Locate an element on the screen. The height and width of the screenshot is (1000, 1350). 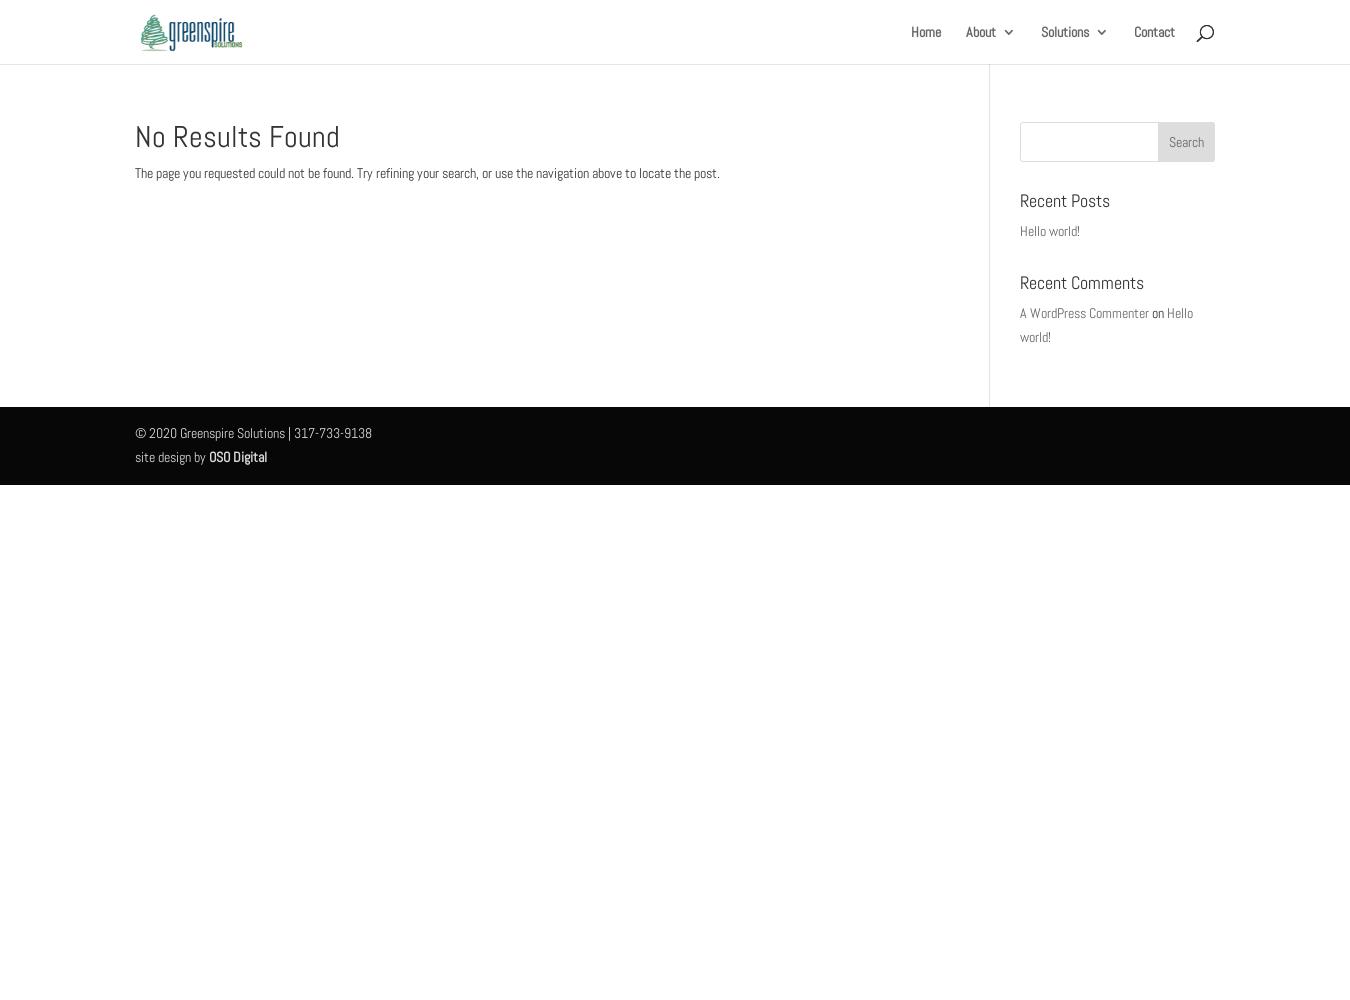
'Solutions' is located at coordinates (1065, 32).